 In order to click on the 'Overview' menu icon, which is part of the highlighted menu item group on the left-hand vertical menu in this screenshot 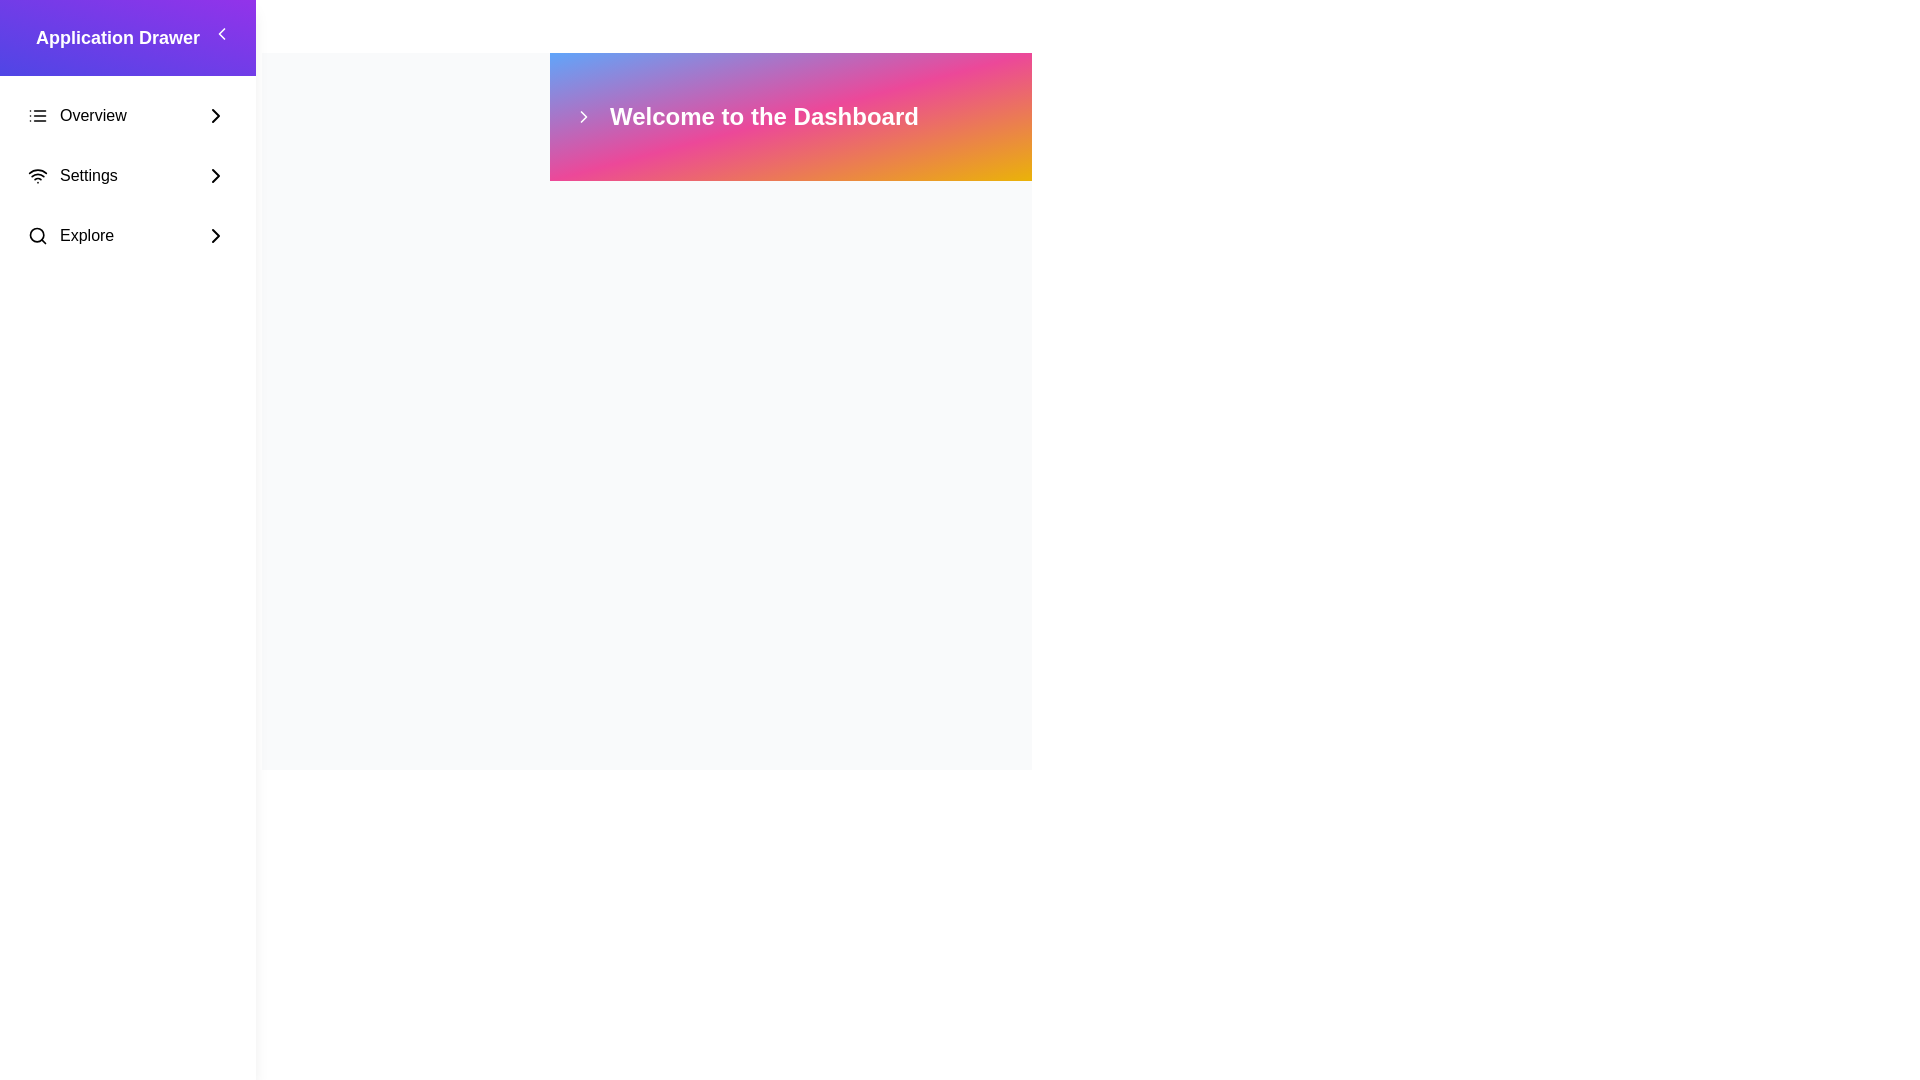, I will do `click(38, 115)`.